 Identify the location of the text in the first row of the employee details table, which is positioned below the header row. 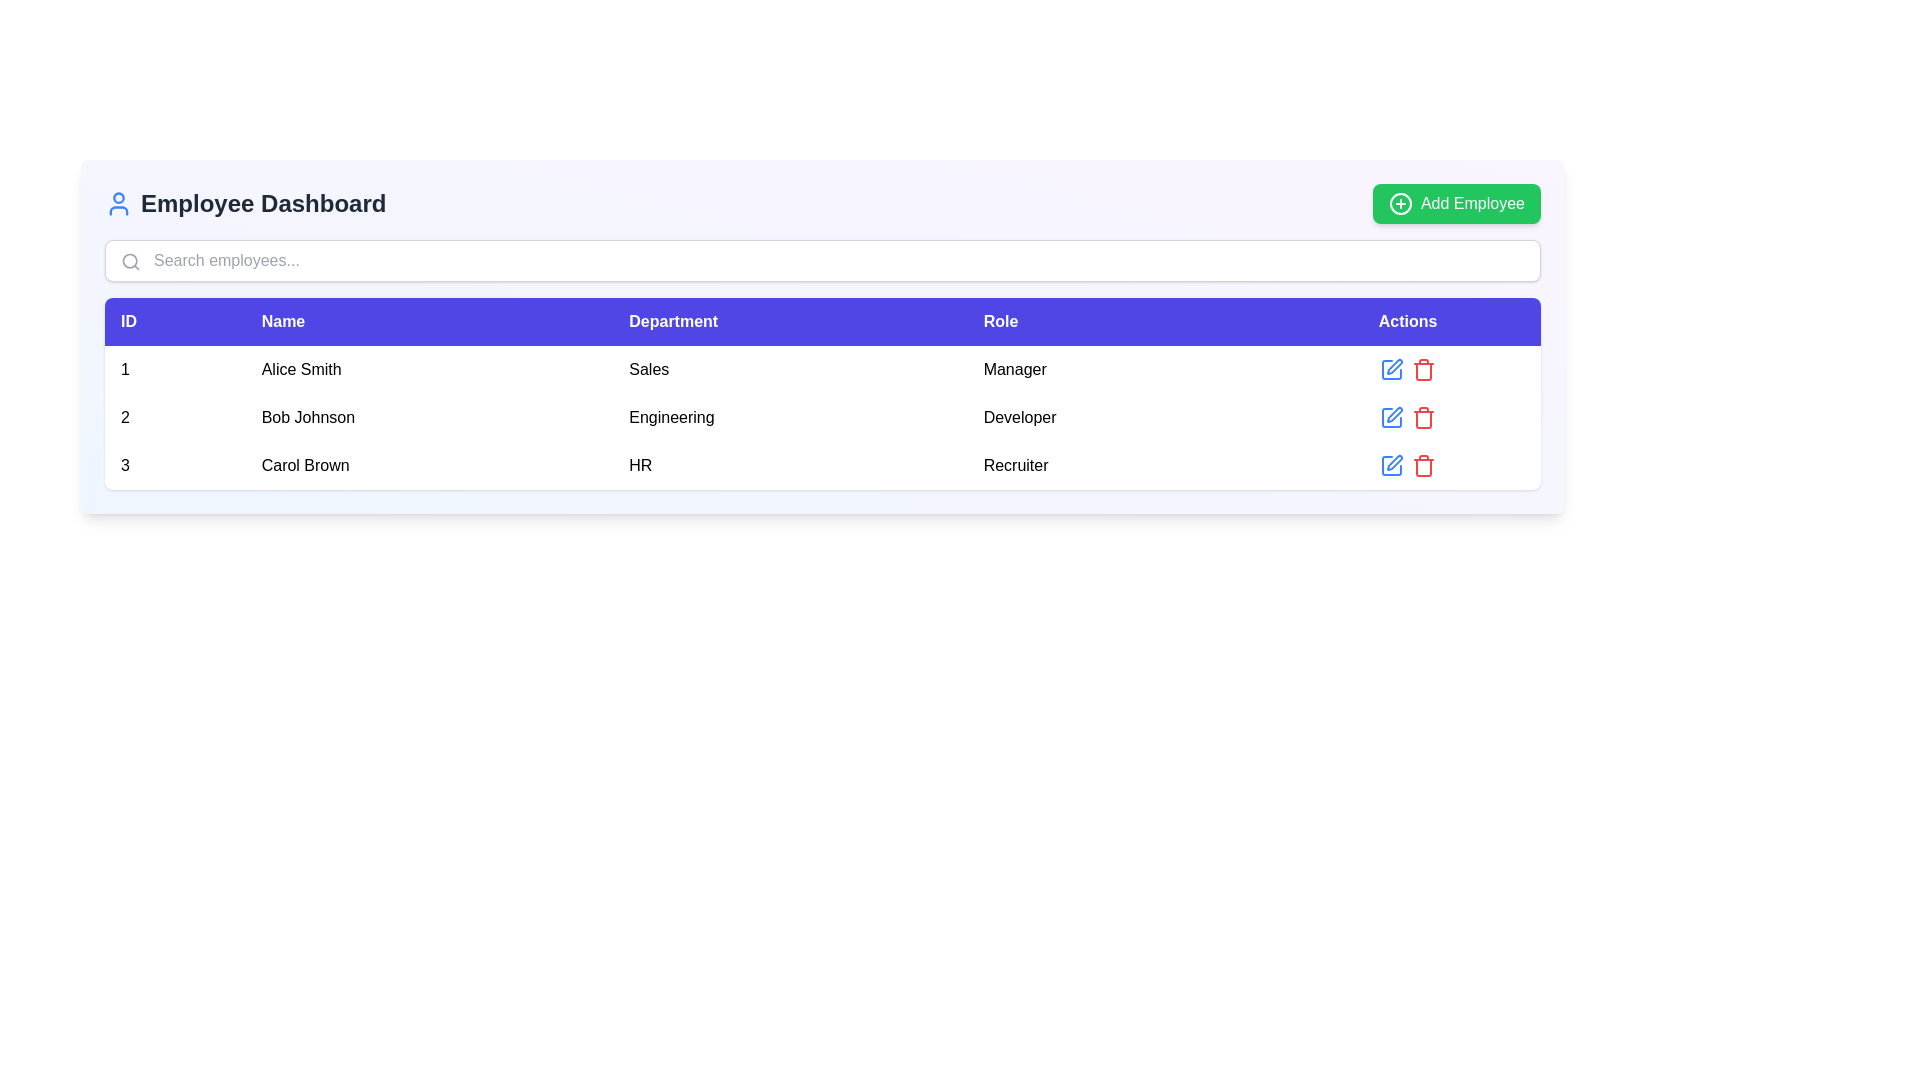
(822, 370).